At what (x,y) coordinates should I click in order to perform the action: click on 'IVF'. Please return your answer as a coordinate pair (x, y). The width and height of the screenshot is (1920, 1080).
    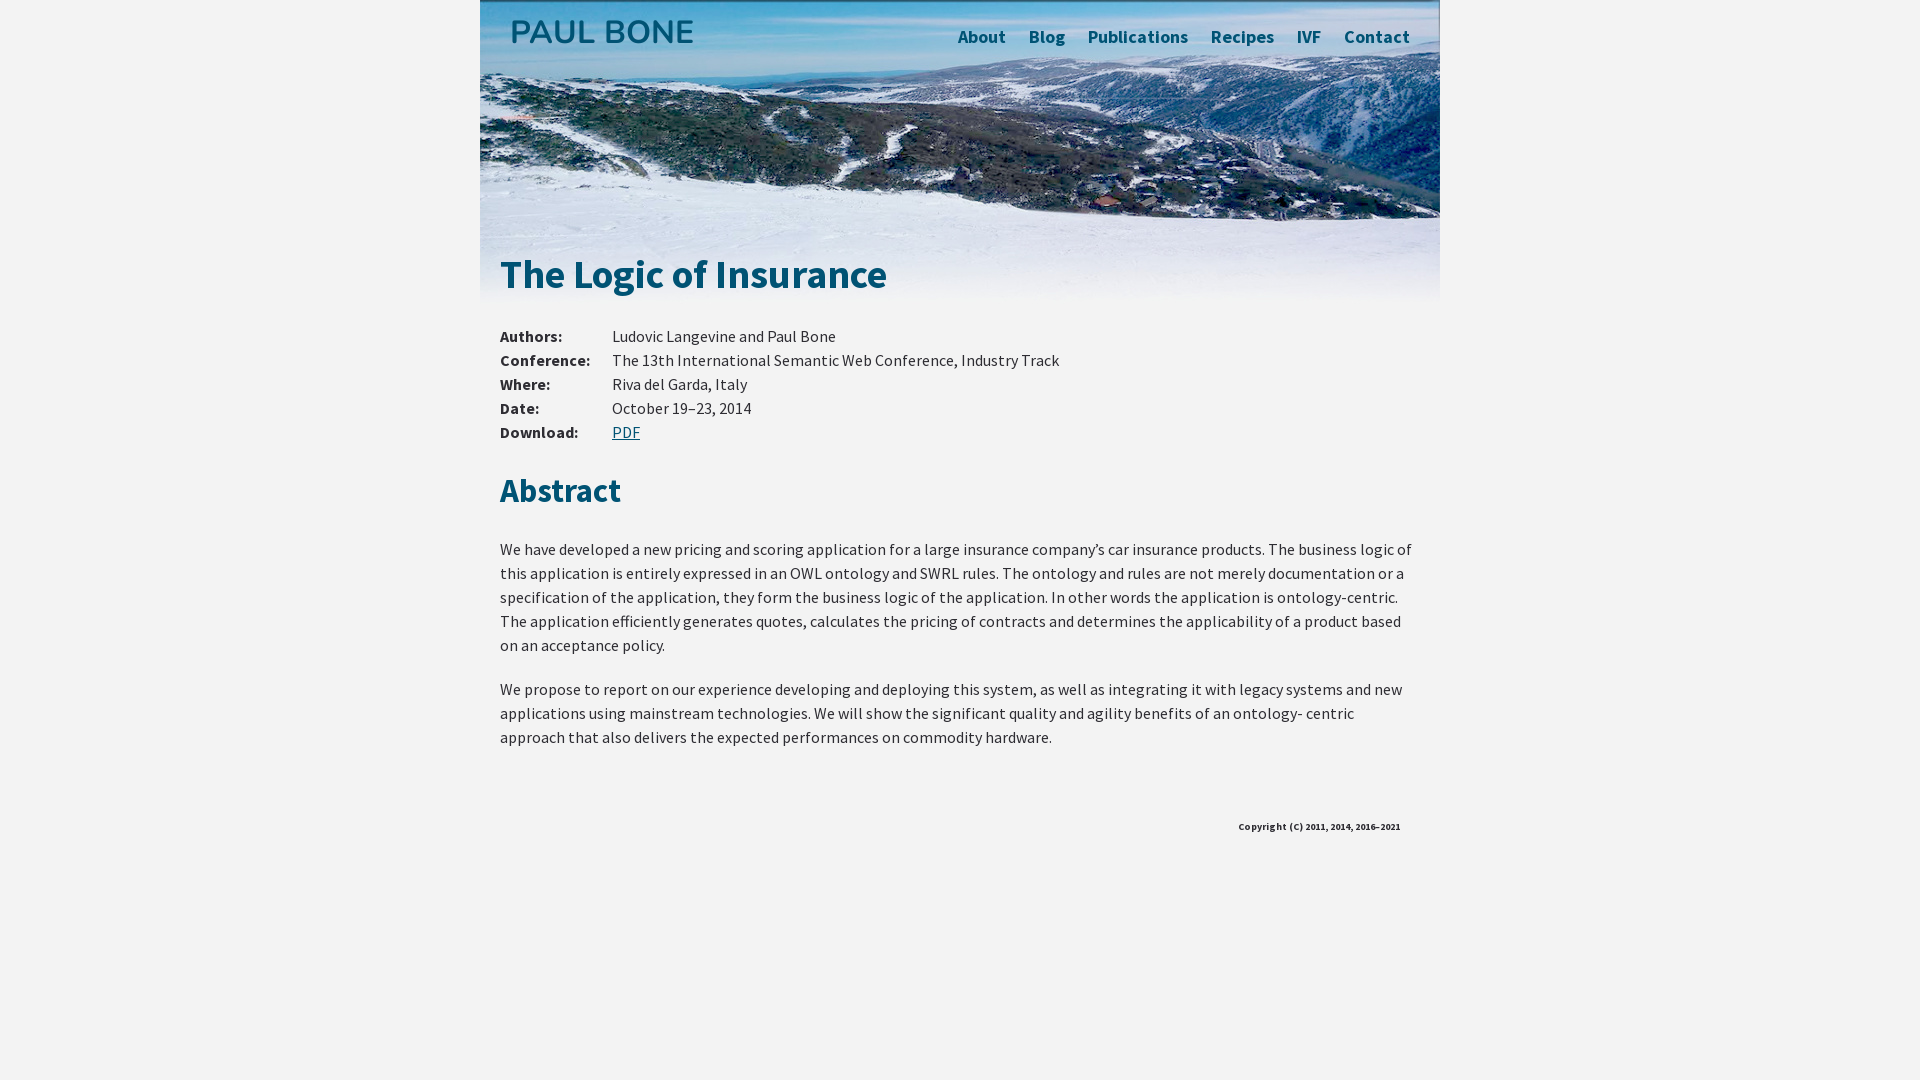
    Looking at the image, I should click on (1309, 36).